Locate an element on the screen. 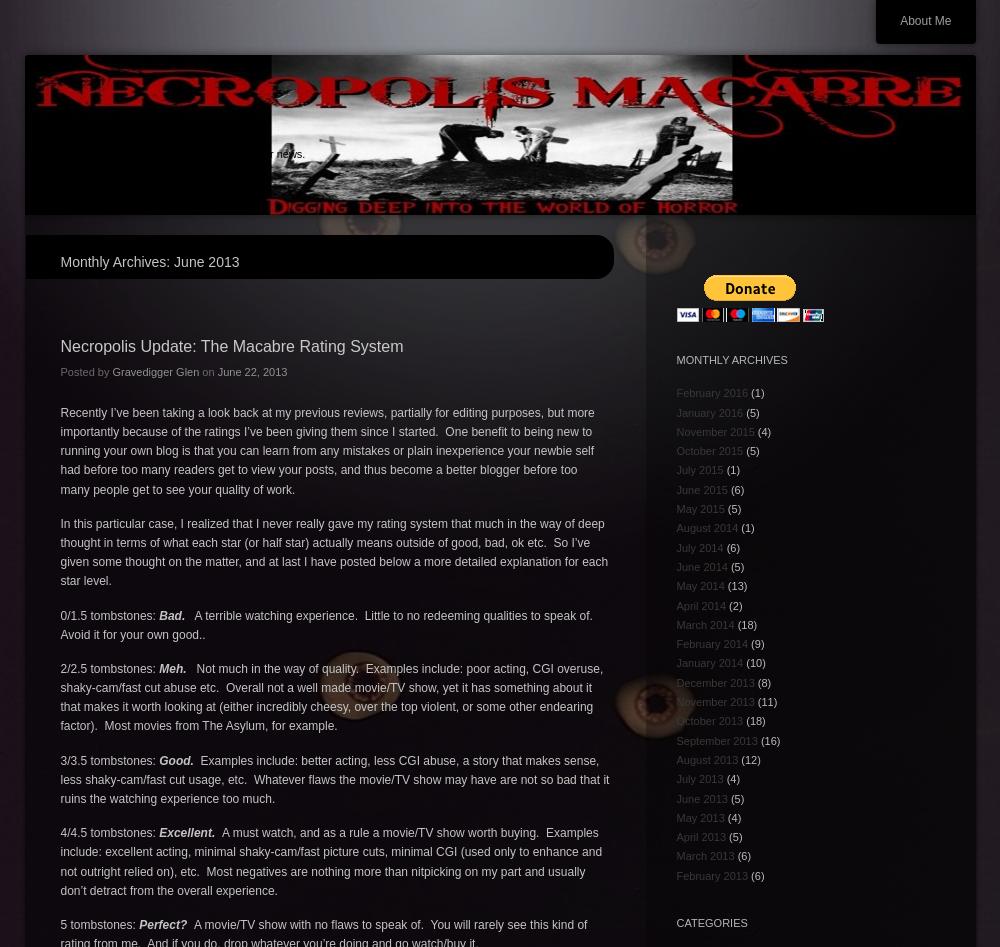  'Posted by' is located at coordinates (85, 370).